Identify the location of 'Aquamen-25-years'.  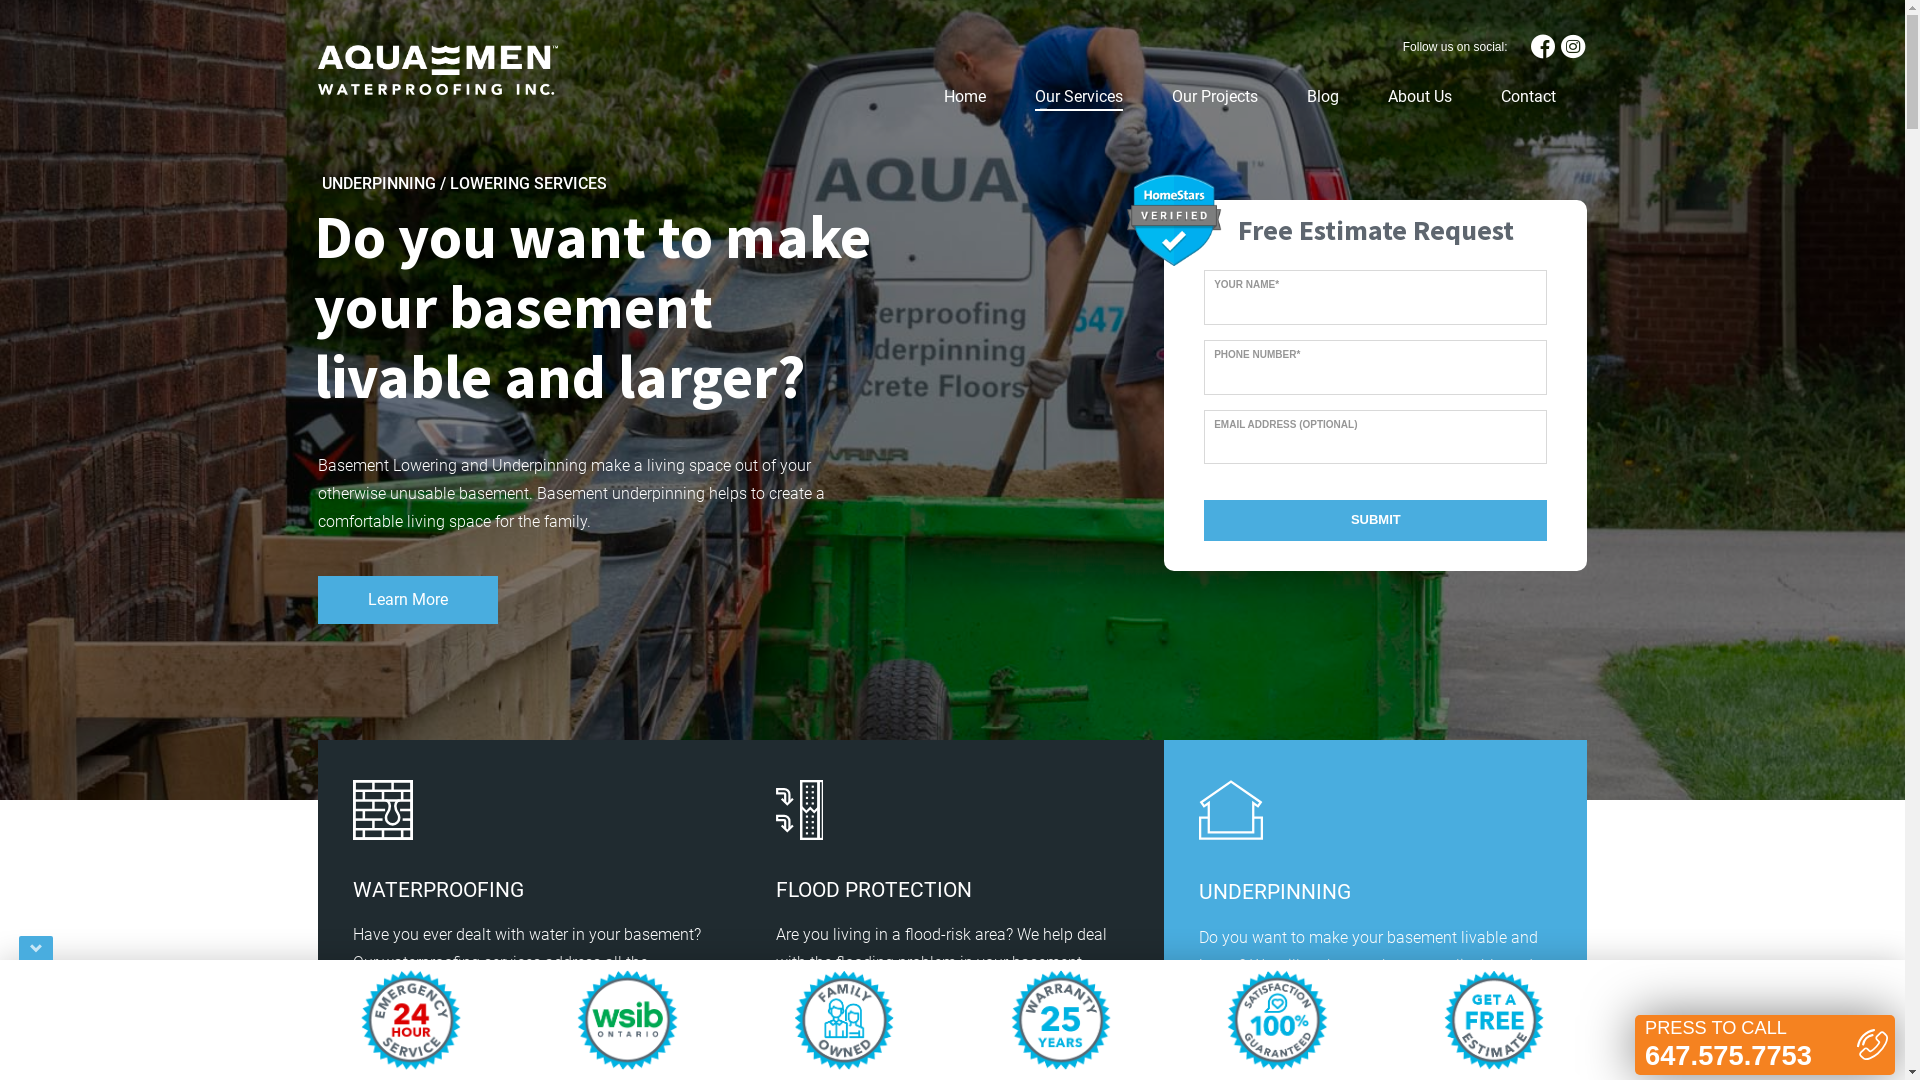
(1011, 1019).